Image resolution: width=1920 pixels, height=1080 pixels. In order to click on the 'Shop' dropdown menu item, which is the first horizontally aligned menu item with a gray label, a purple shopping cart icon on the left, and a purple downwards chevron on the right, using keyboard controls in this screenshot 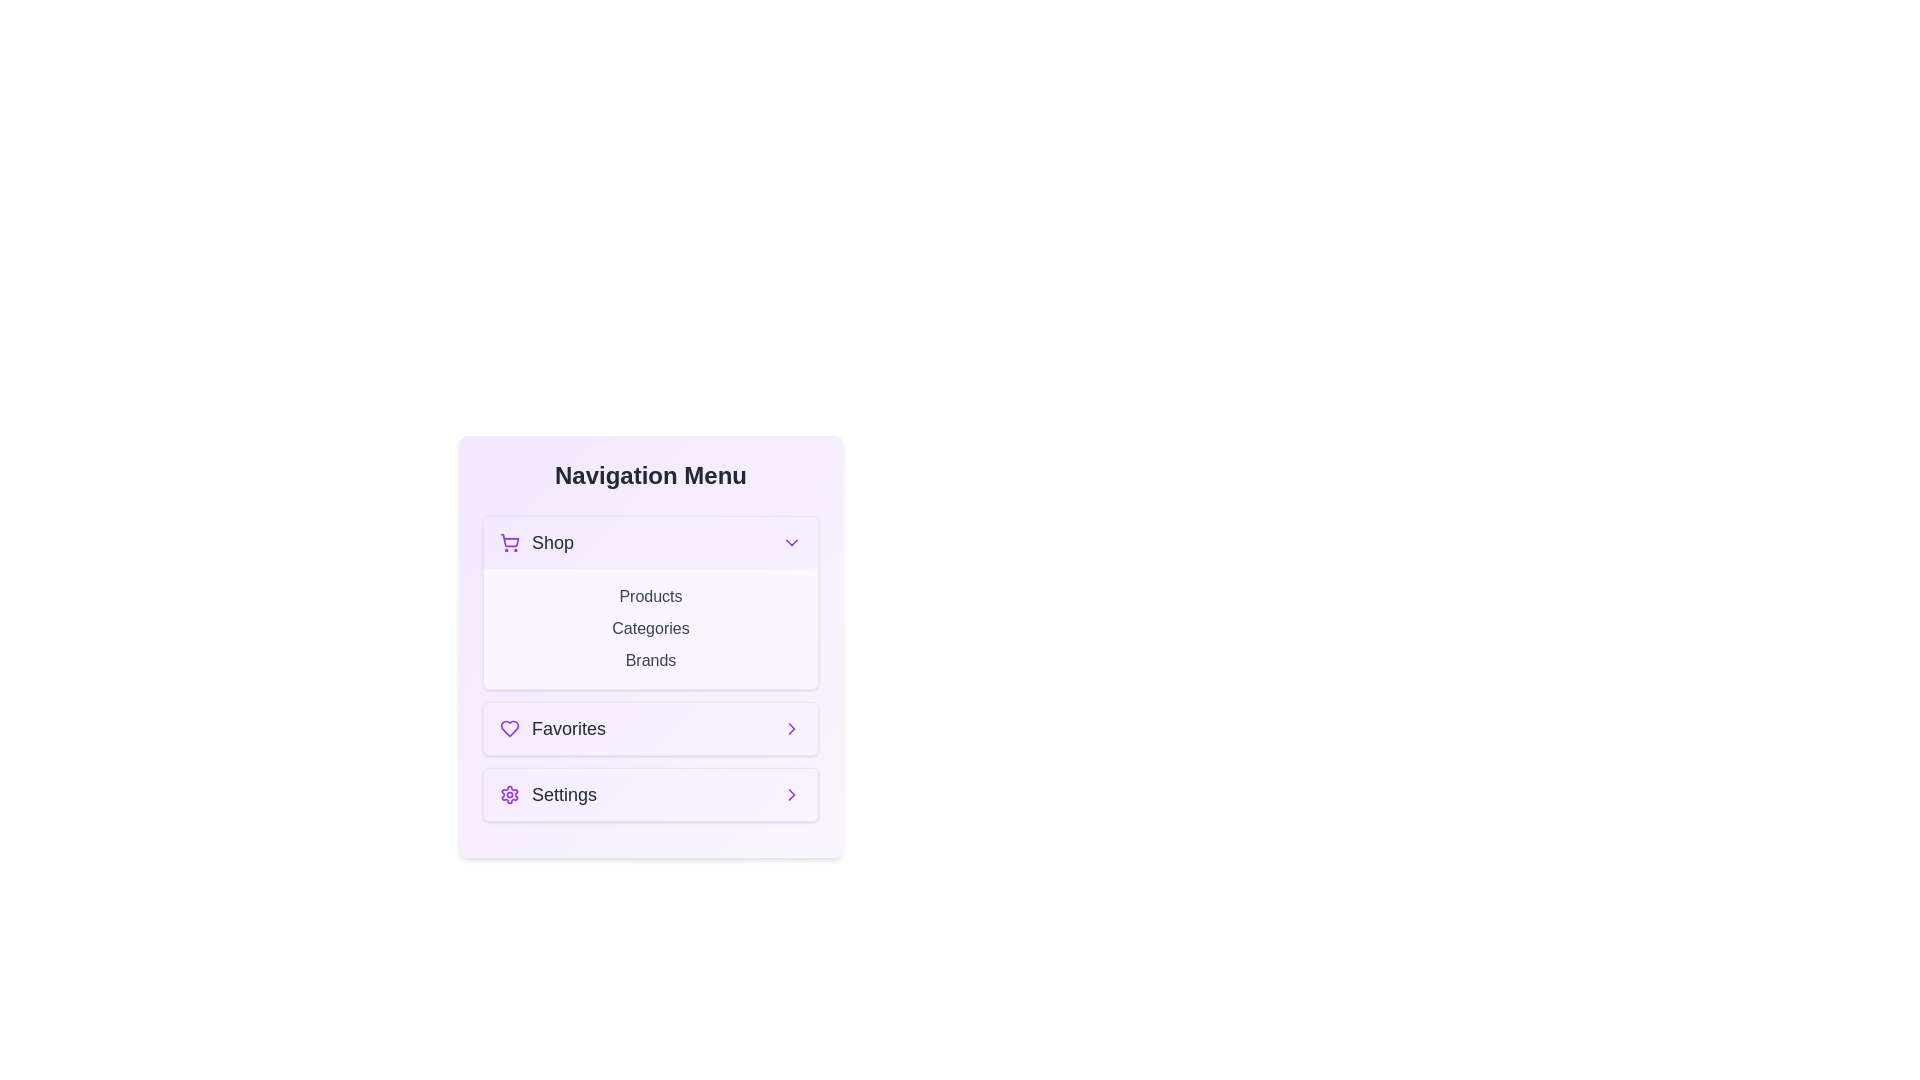, I will do `click(651, 543)`.